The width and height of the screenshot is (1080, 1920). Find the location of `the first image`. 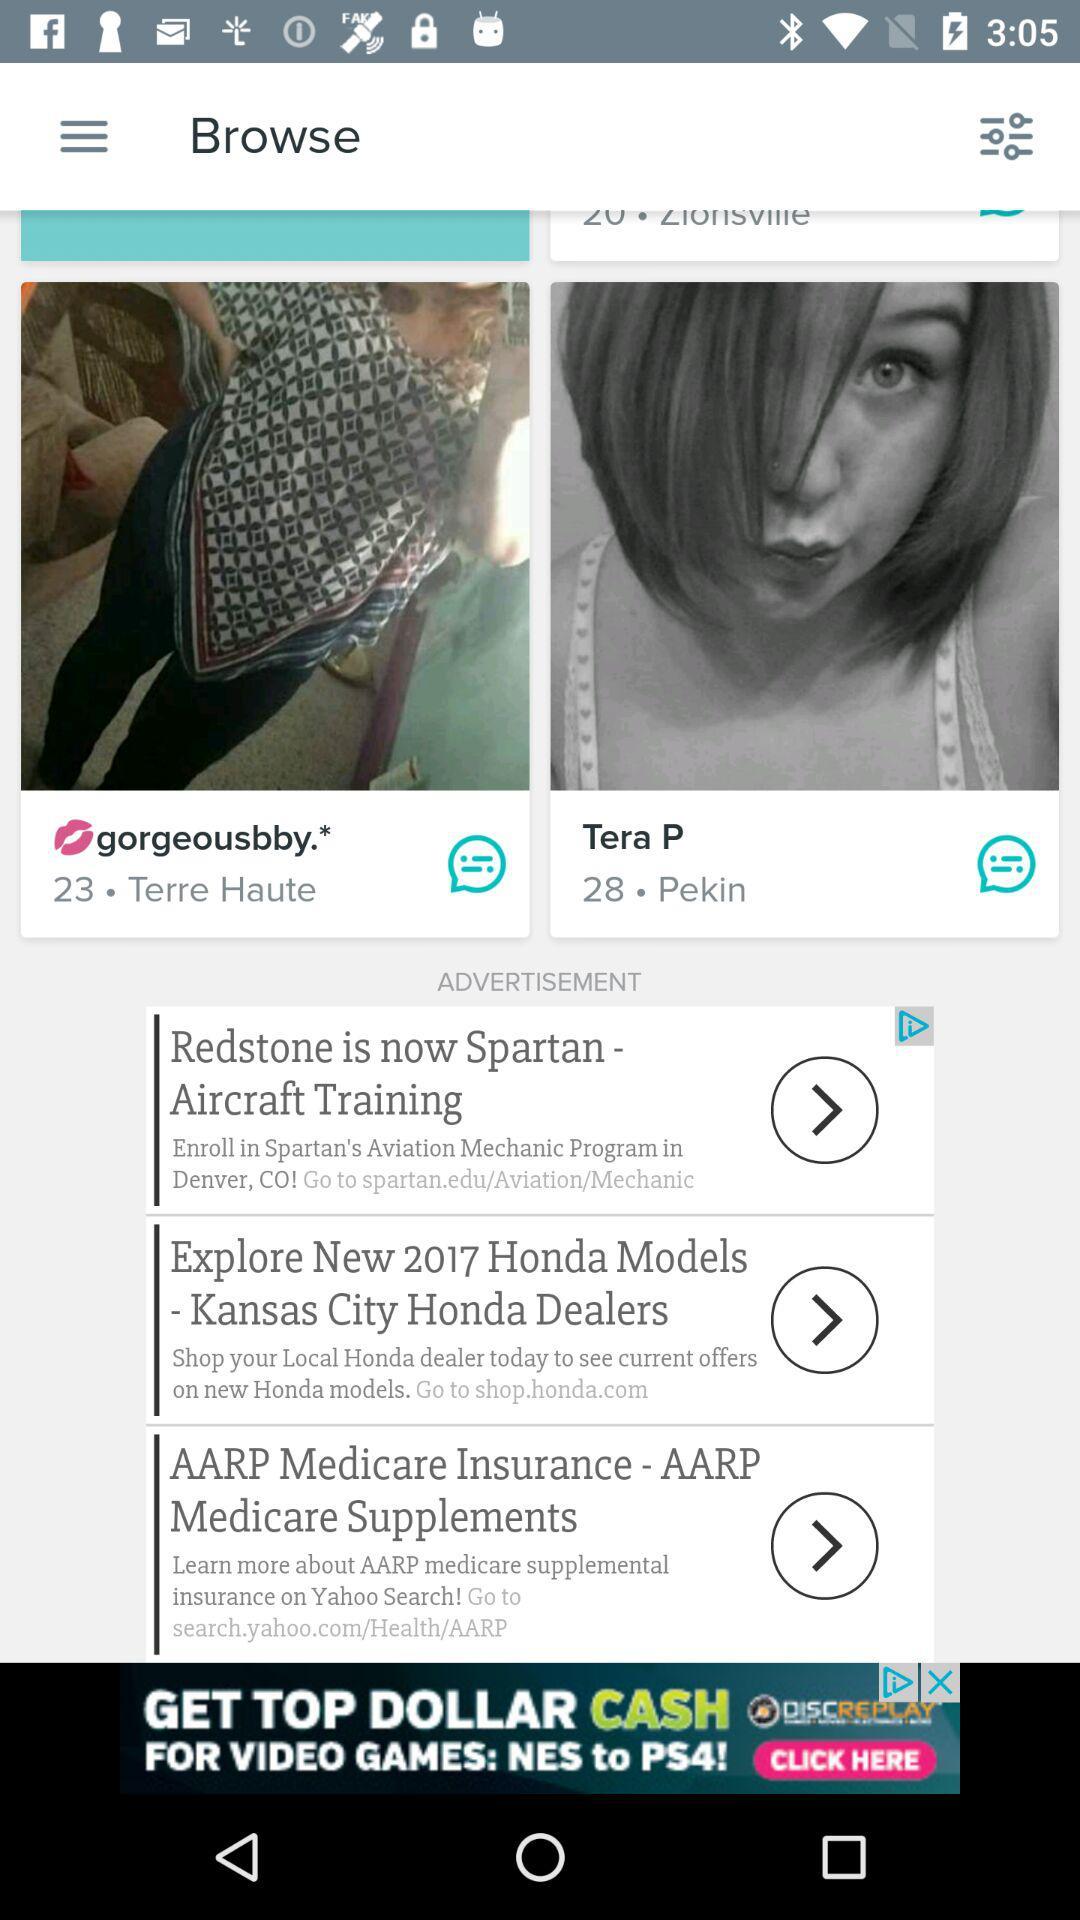

the first image is located at coordinates (275, 536).